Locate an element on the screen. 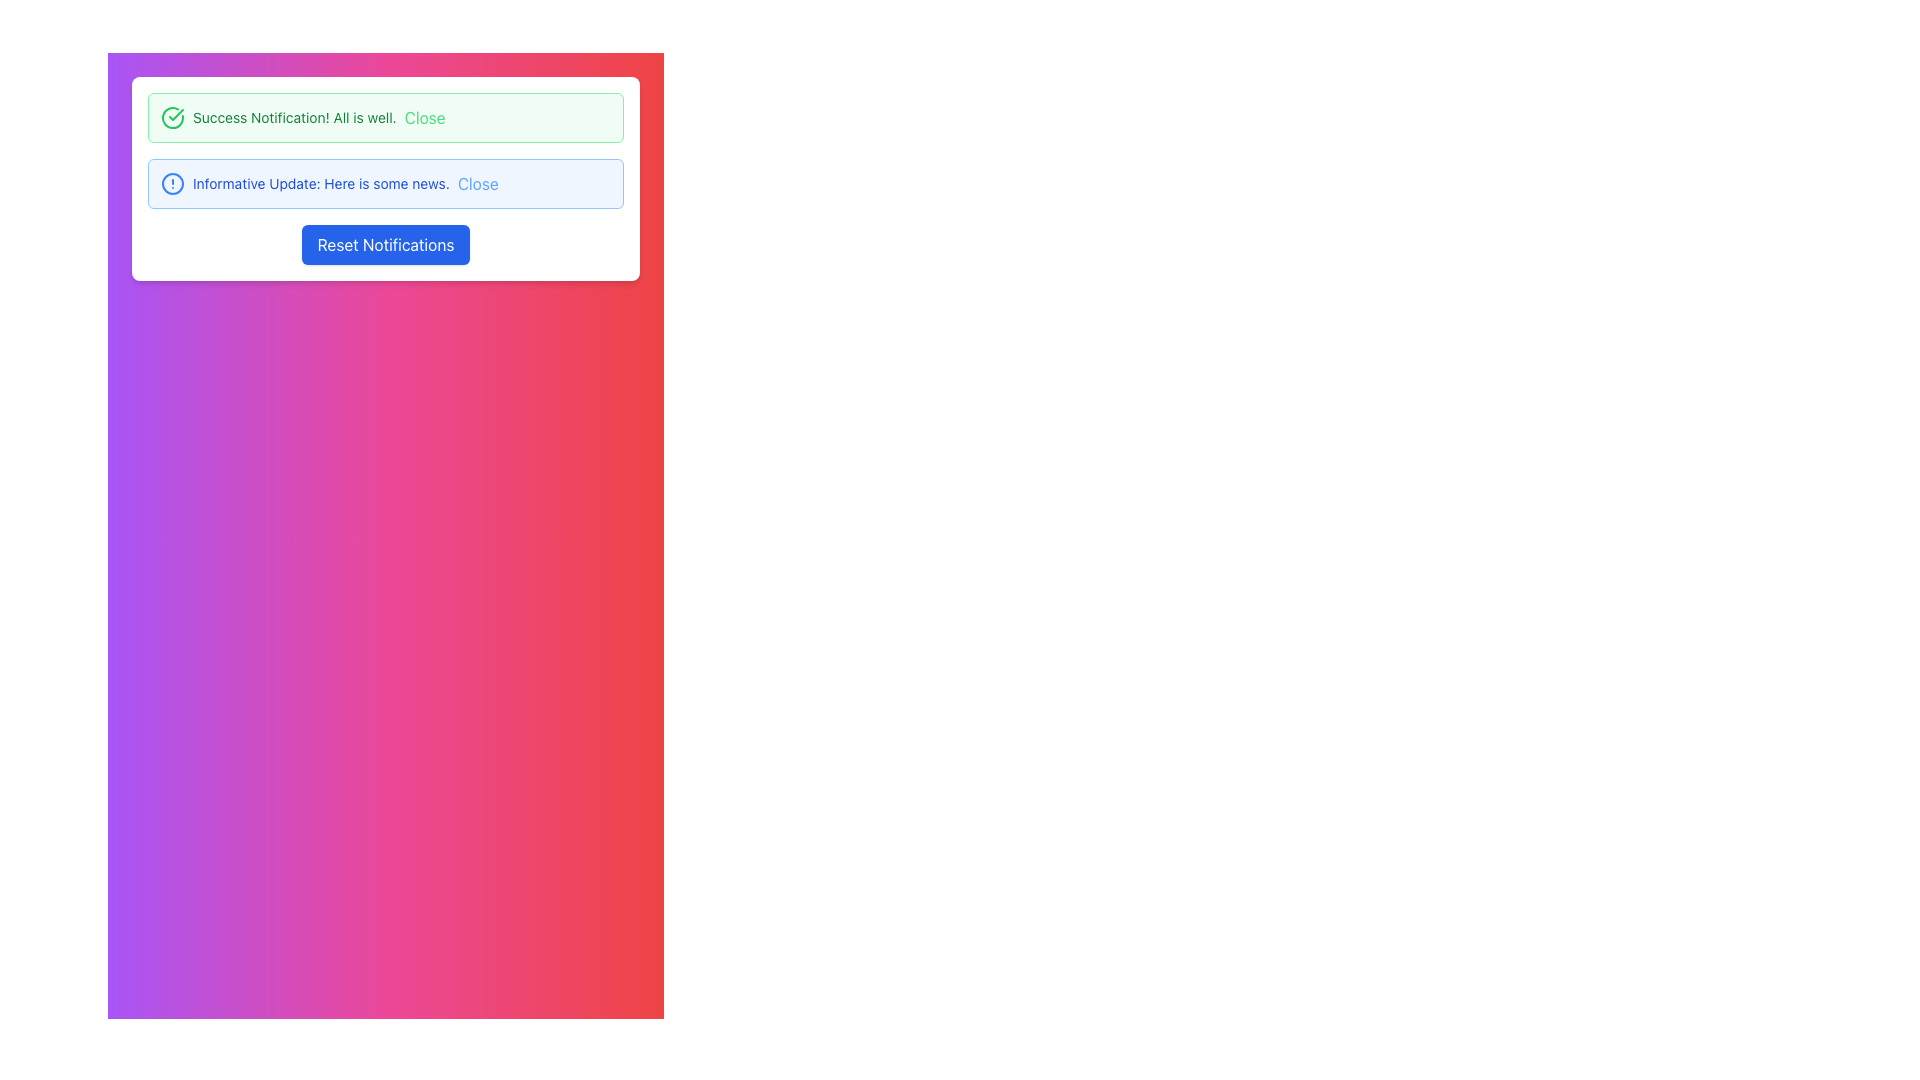 The width and height of the screenshot is (1920, 1080). the success confirmation icon located at the leftmost part of the notification card is located at coordinates (172, 118).